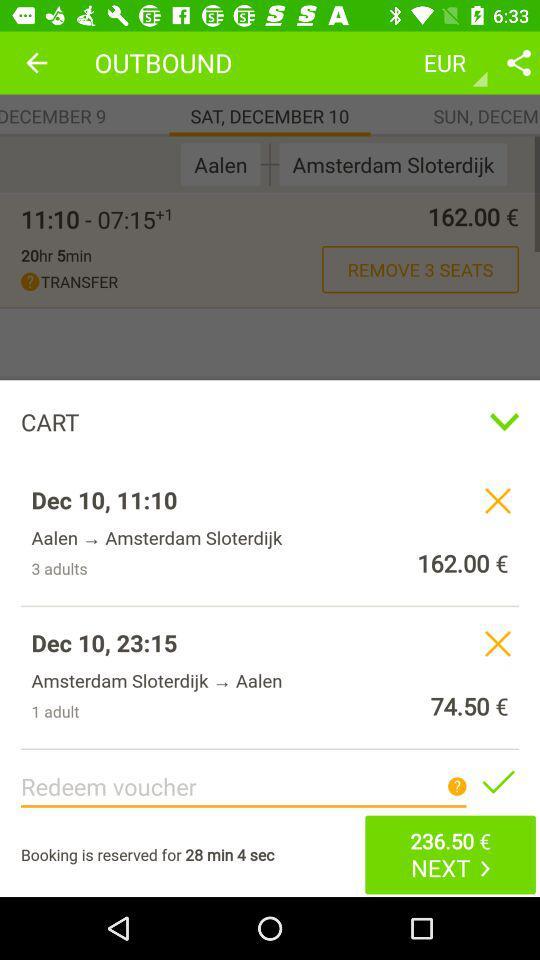  Describe the element at coordinates (496, 781) in the screenshot. I see `the check icon` at that location.